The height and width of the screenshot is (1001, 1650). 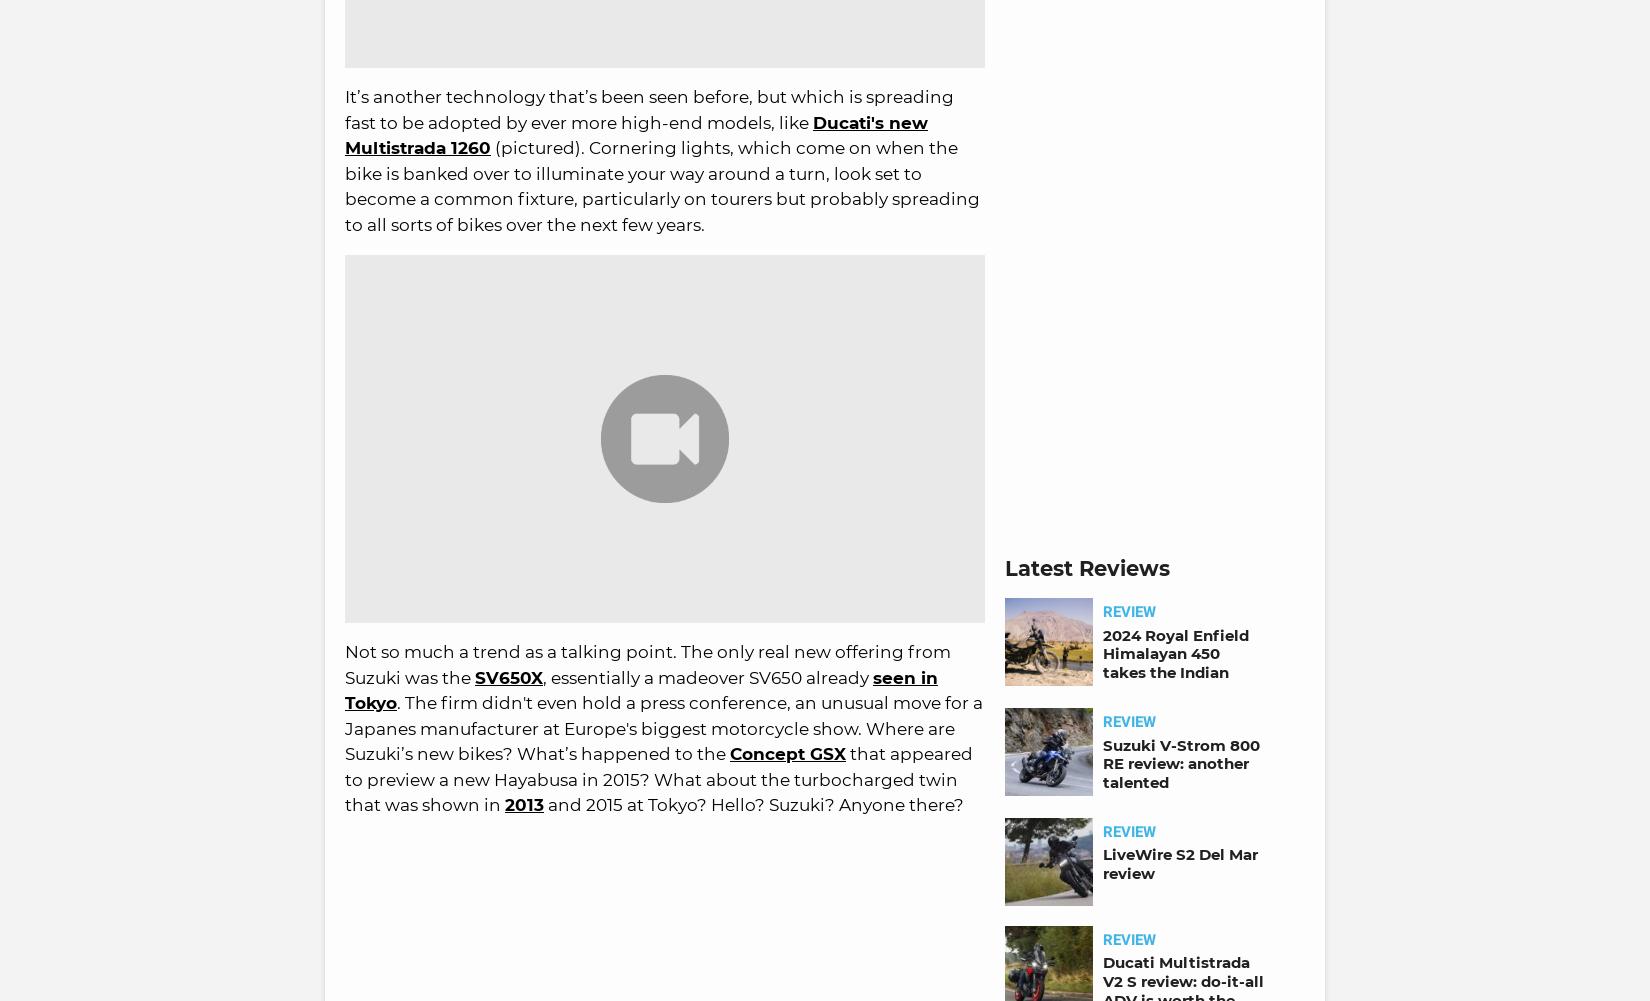 What do you see at coordinates (662, 728) in the screenshot?
I see `'. The firm didn't even hold a press conference, an unusual move for a Japanes manufacturer at Europe's biggest motorcycle show. Where are Suzuki’s new bikes? What’s happened to the'` at bounding box center [662, 728].